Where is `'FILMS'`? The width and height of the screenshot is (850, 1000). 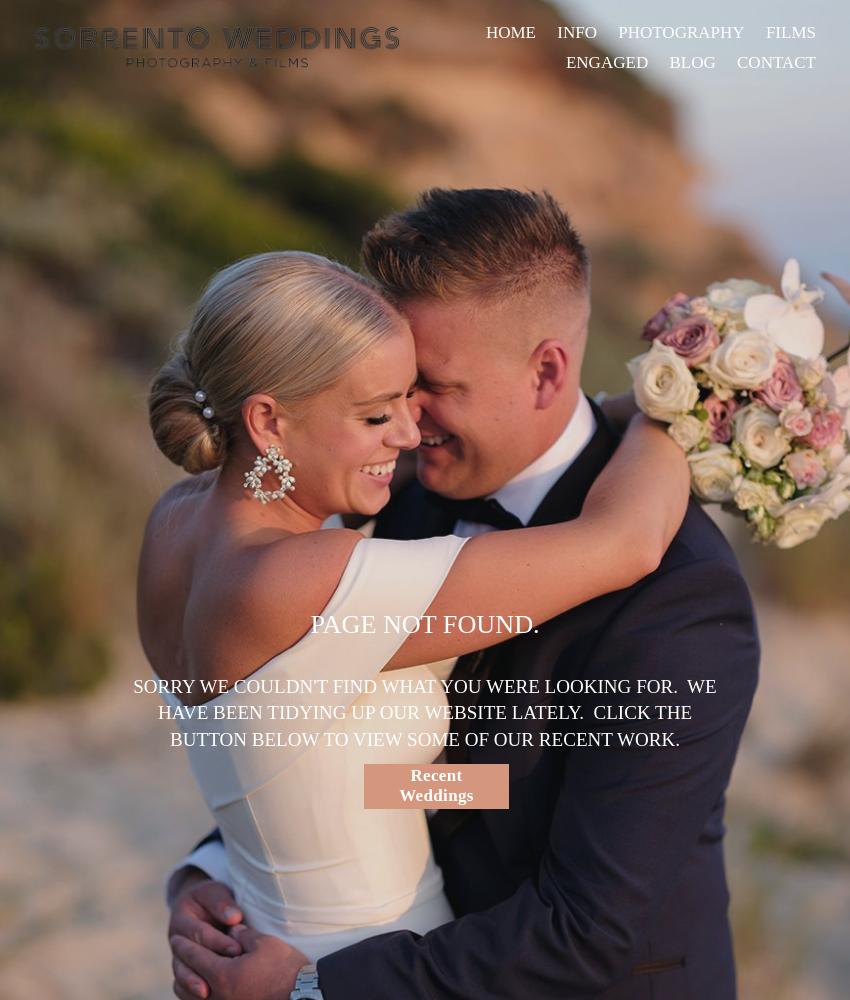 'FILMS' is located at coordinates (789, 31).